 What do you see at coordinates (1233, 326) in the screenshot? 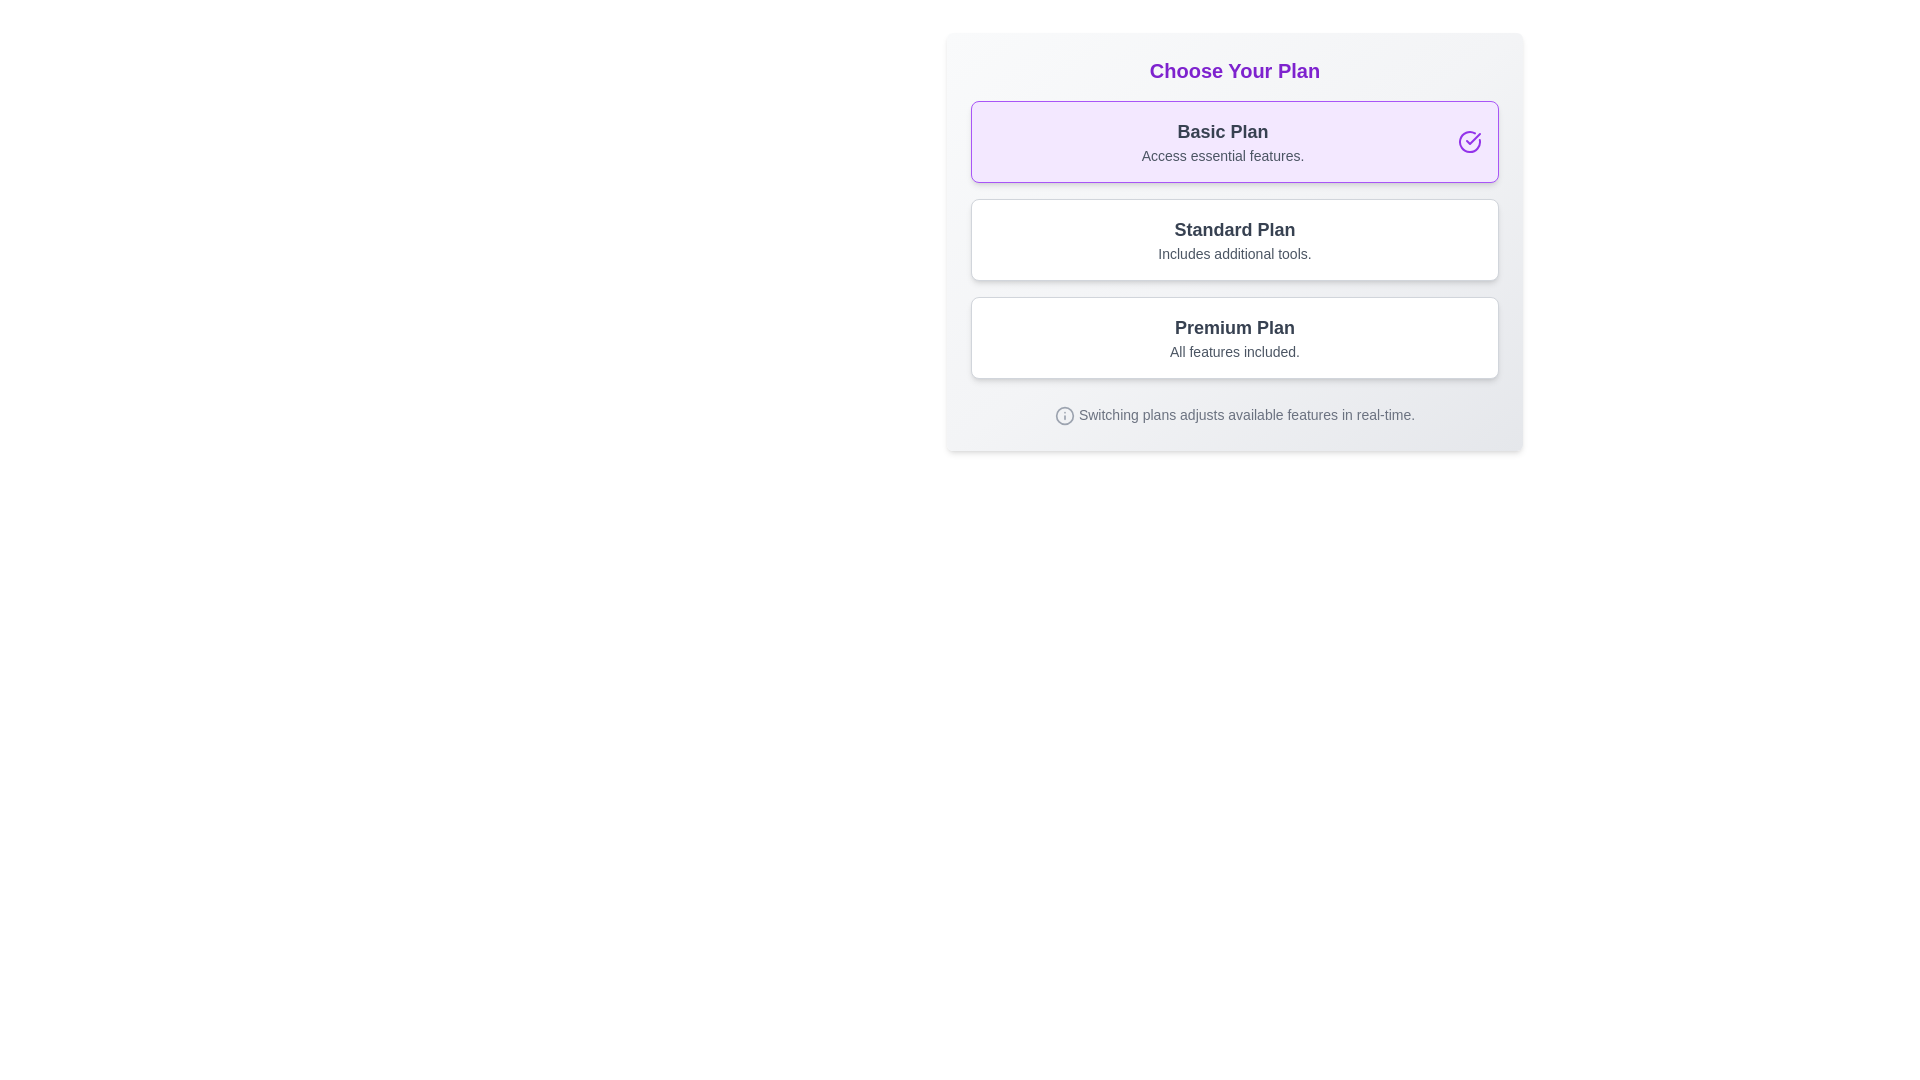
I see `the 'Premium Plan' text element, which is styled in bold and serves as the title of the third option in a vertical list of selectable plans` at bounding box center [1233, 326].